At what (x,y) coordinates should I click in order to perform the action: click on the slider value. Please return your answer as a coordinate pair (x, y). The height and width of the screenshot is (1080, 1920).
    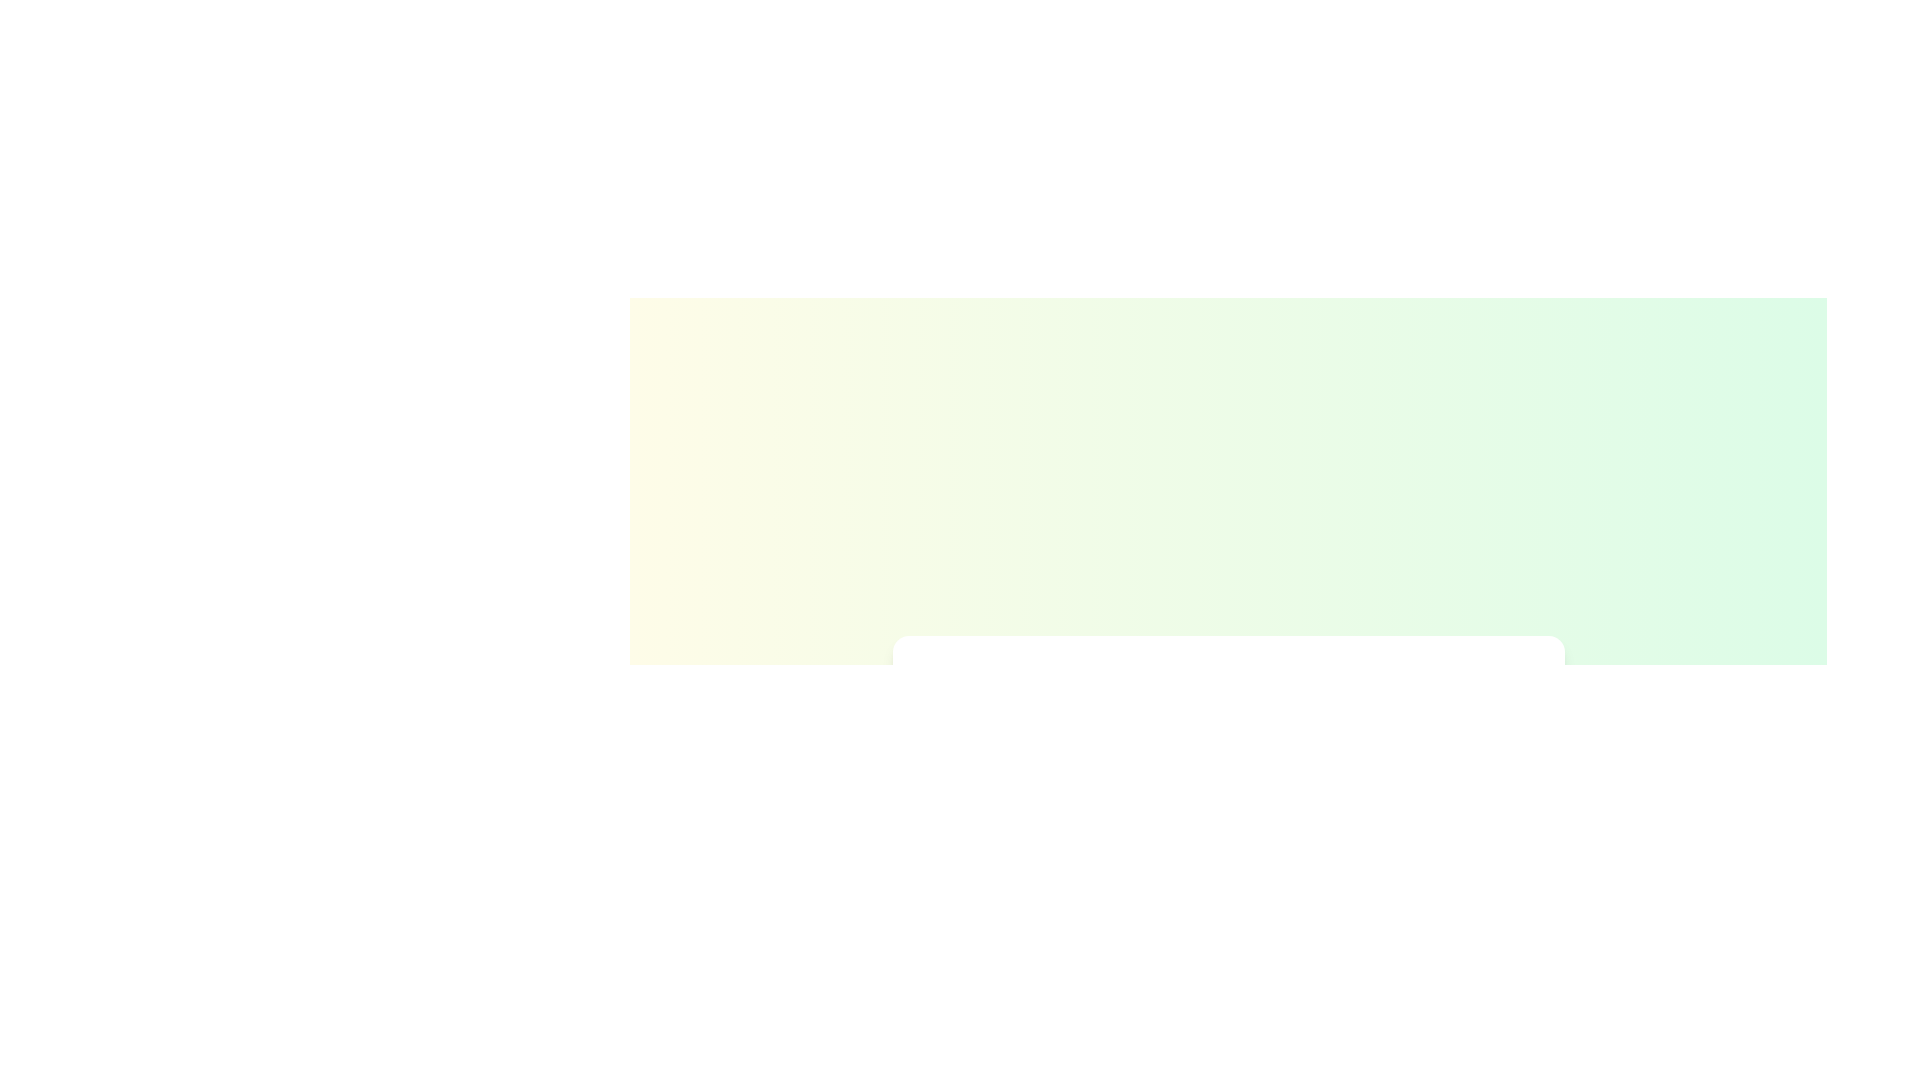
    Looking at the image, I should click on (1364, 843).